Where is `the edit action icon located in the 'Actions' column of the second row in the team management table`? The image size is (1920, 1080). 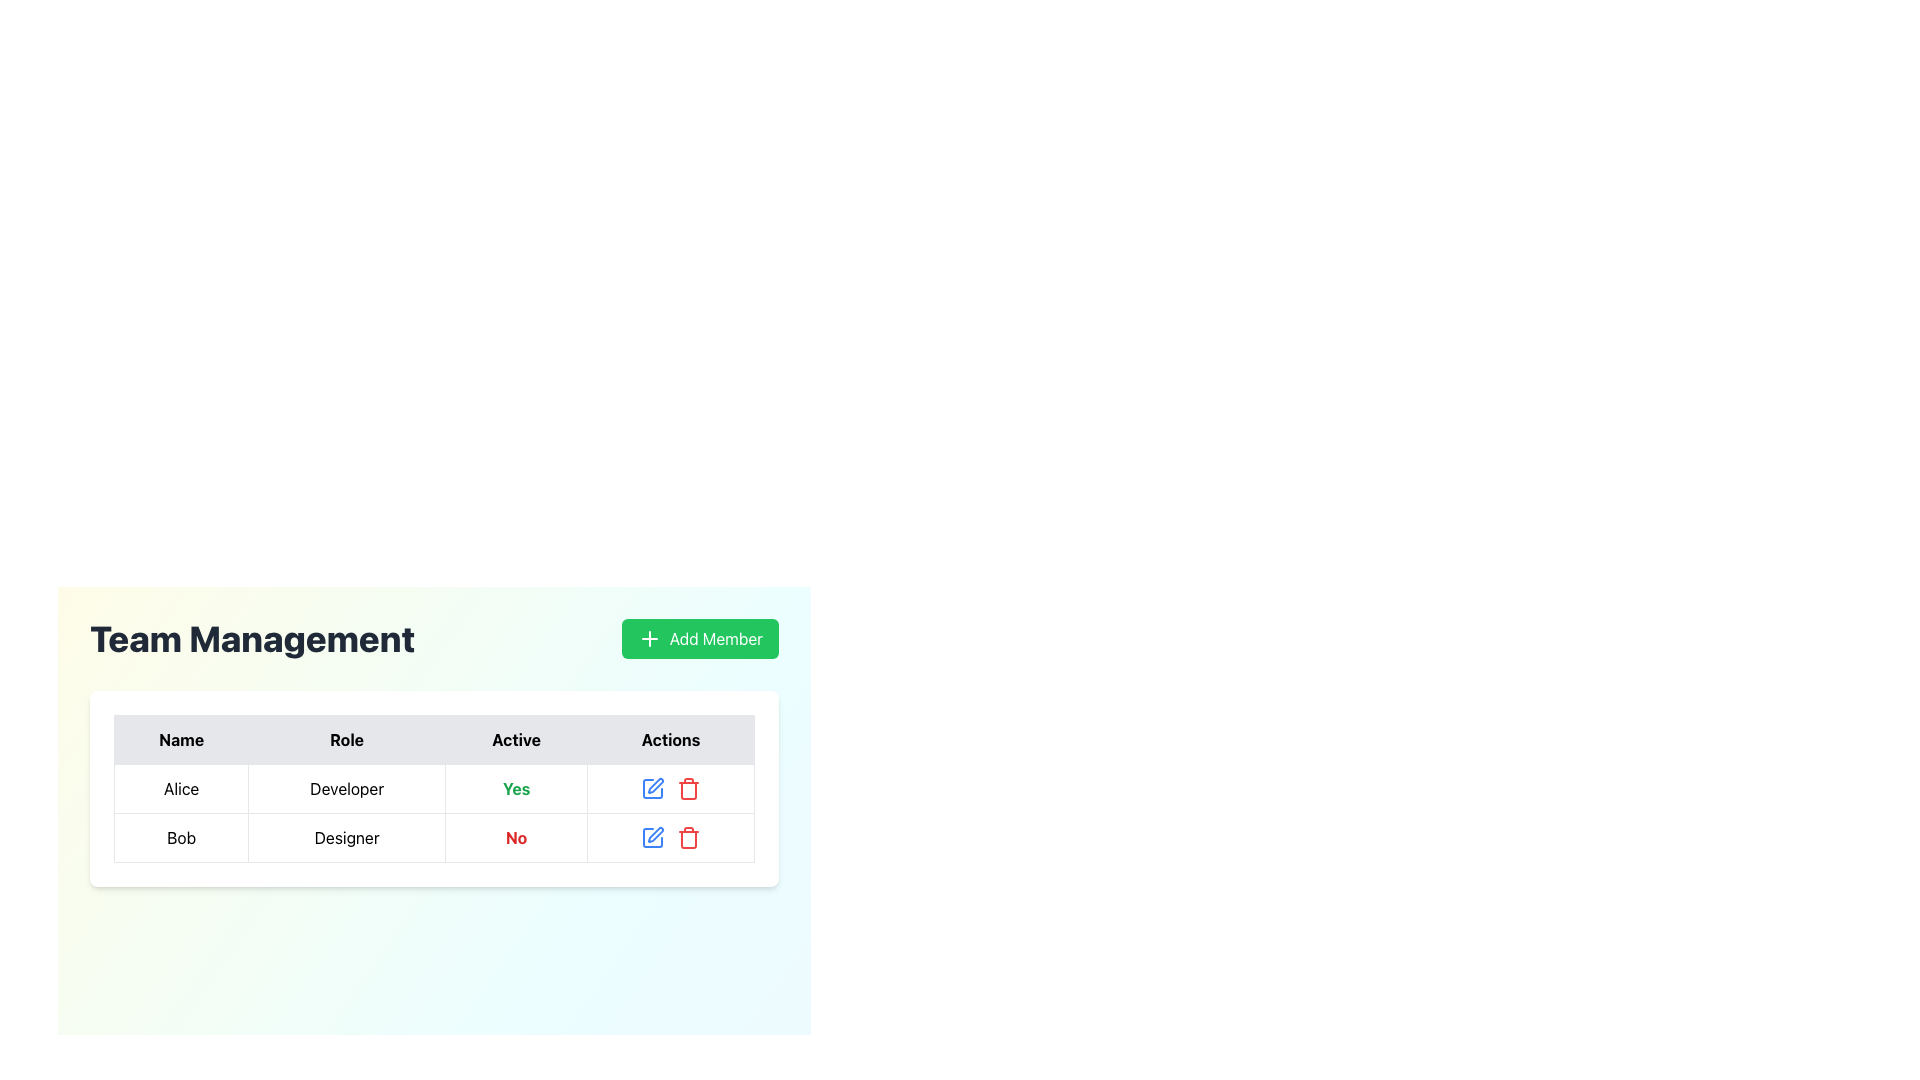
the edit action icon located in the 'Actions' column of the second row in the team management table is located at coordinates (656, 834).